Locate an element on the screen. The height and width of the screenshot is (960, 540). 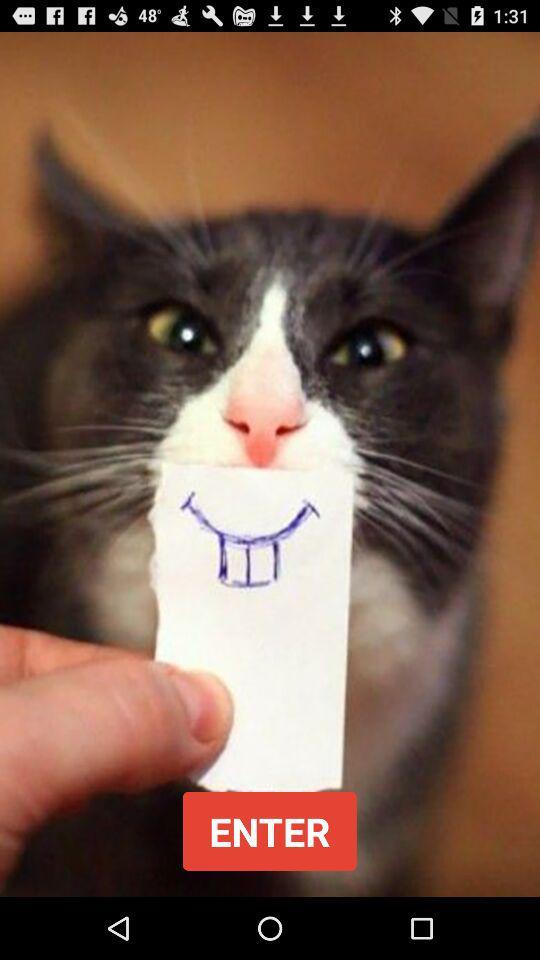
button at the bottom is located at coordinates (269, 831).